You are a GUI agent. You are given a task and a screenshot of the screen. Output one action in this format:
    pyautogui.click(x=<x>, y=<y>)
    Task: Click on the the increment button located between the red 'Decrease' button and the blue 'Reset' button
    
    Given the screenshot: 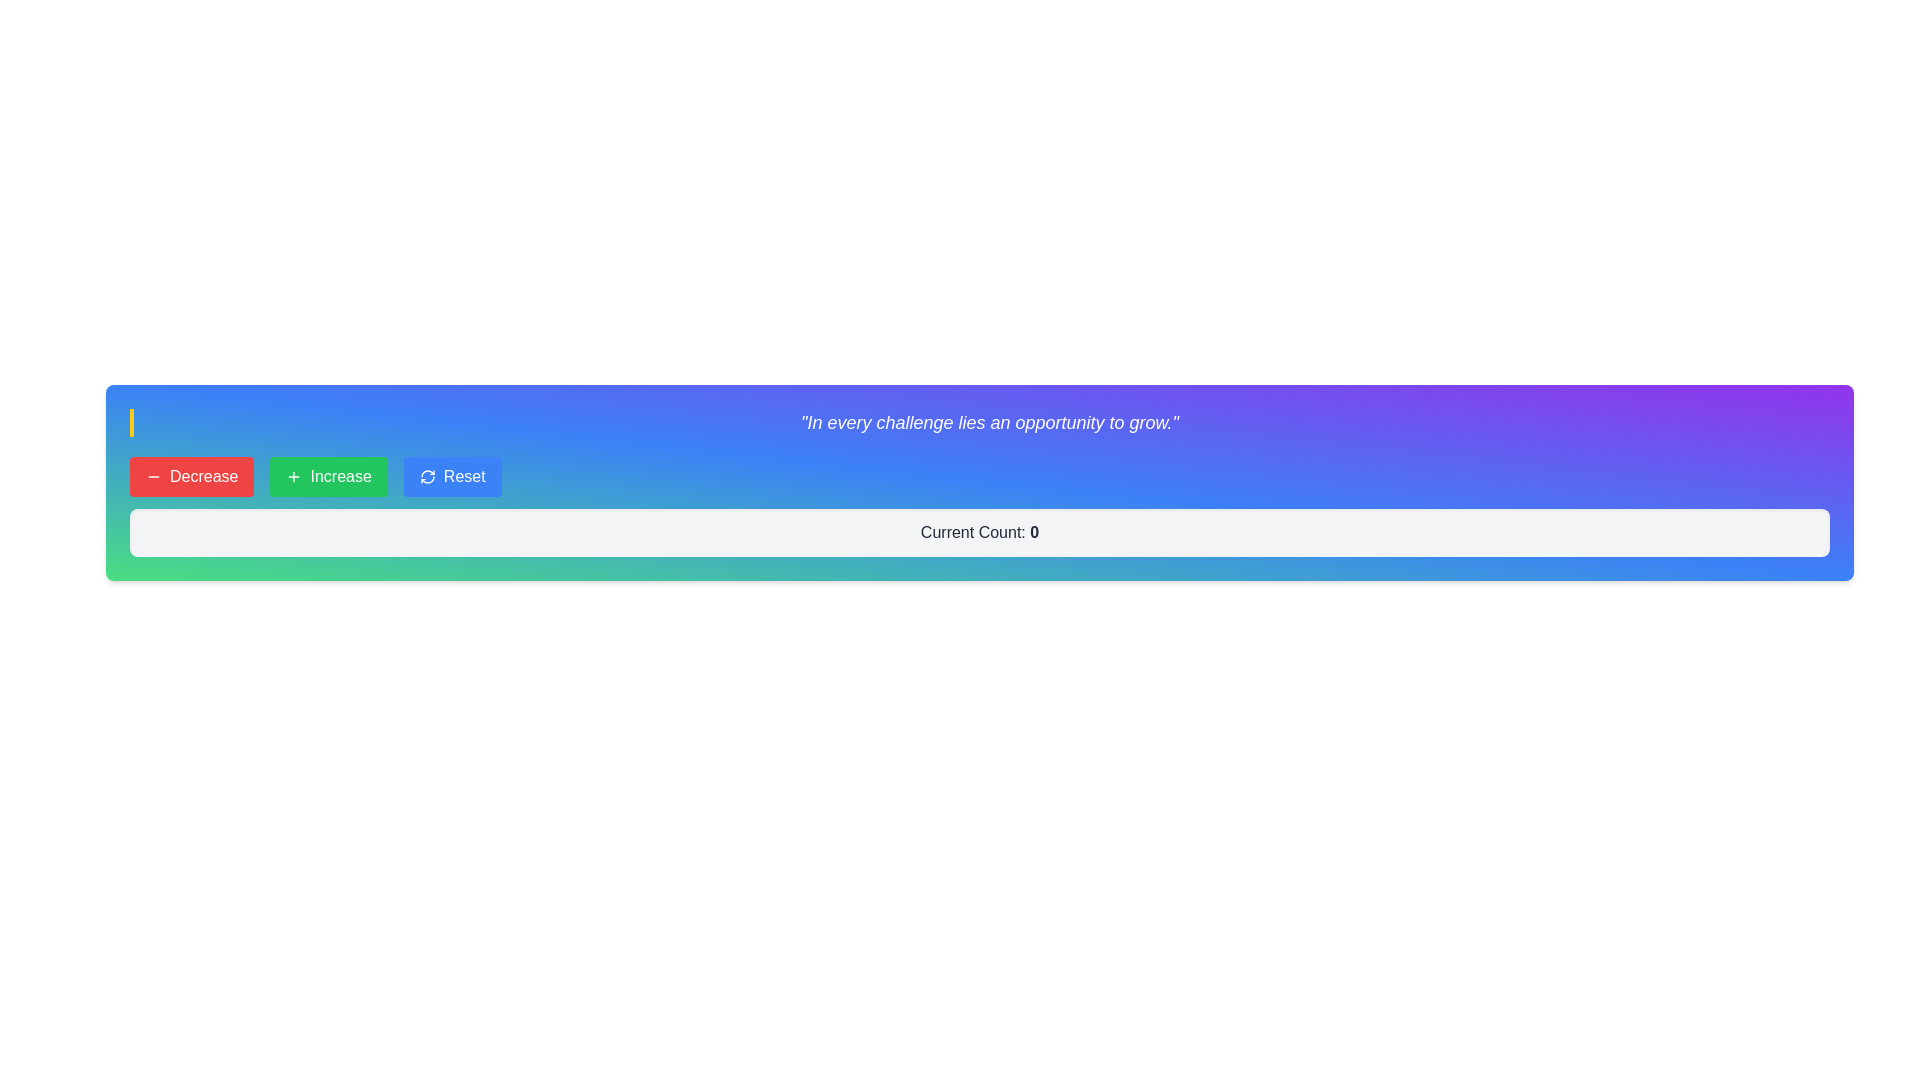 What is the action you would take?
    pyautogui.click(x=329, y=477)
    